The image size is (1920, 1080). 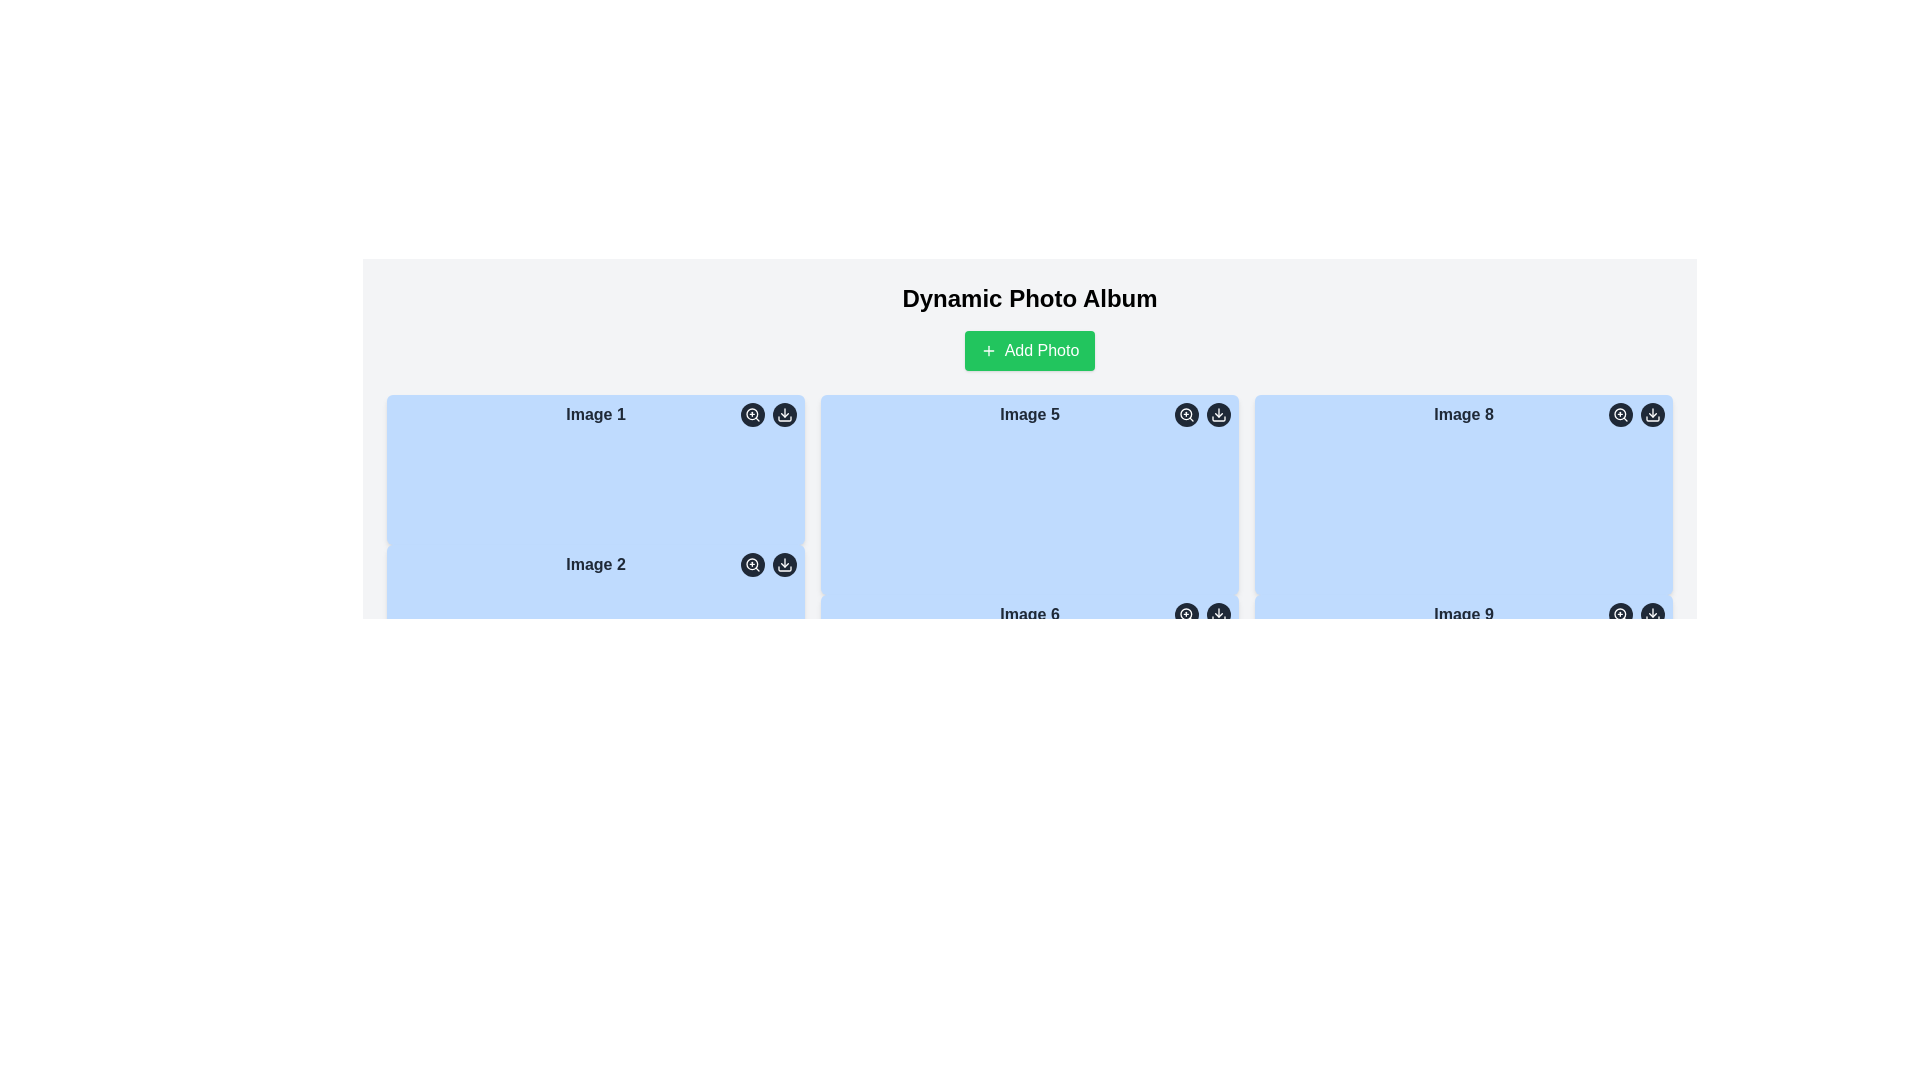 What do you see at coordinates (1186, 414) in the screenshot?
I see `the zoom-in icon button located in the top-right corner of the 'Image 5' rectangular box` at bounding box center [1186, 414].